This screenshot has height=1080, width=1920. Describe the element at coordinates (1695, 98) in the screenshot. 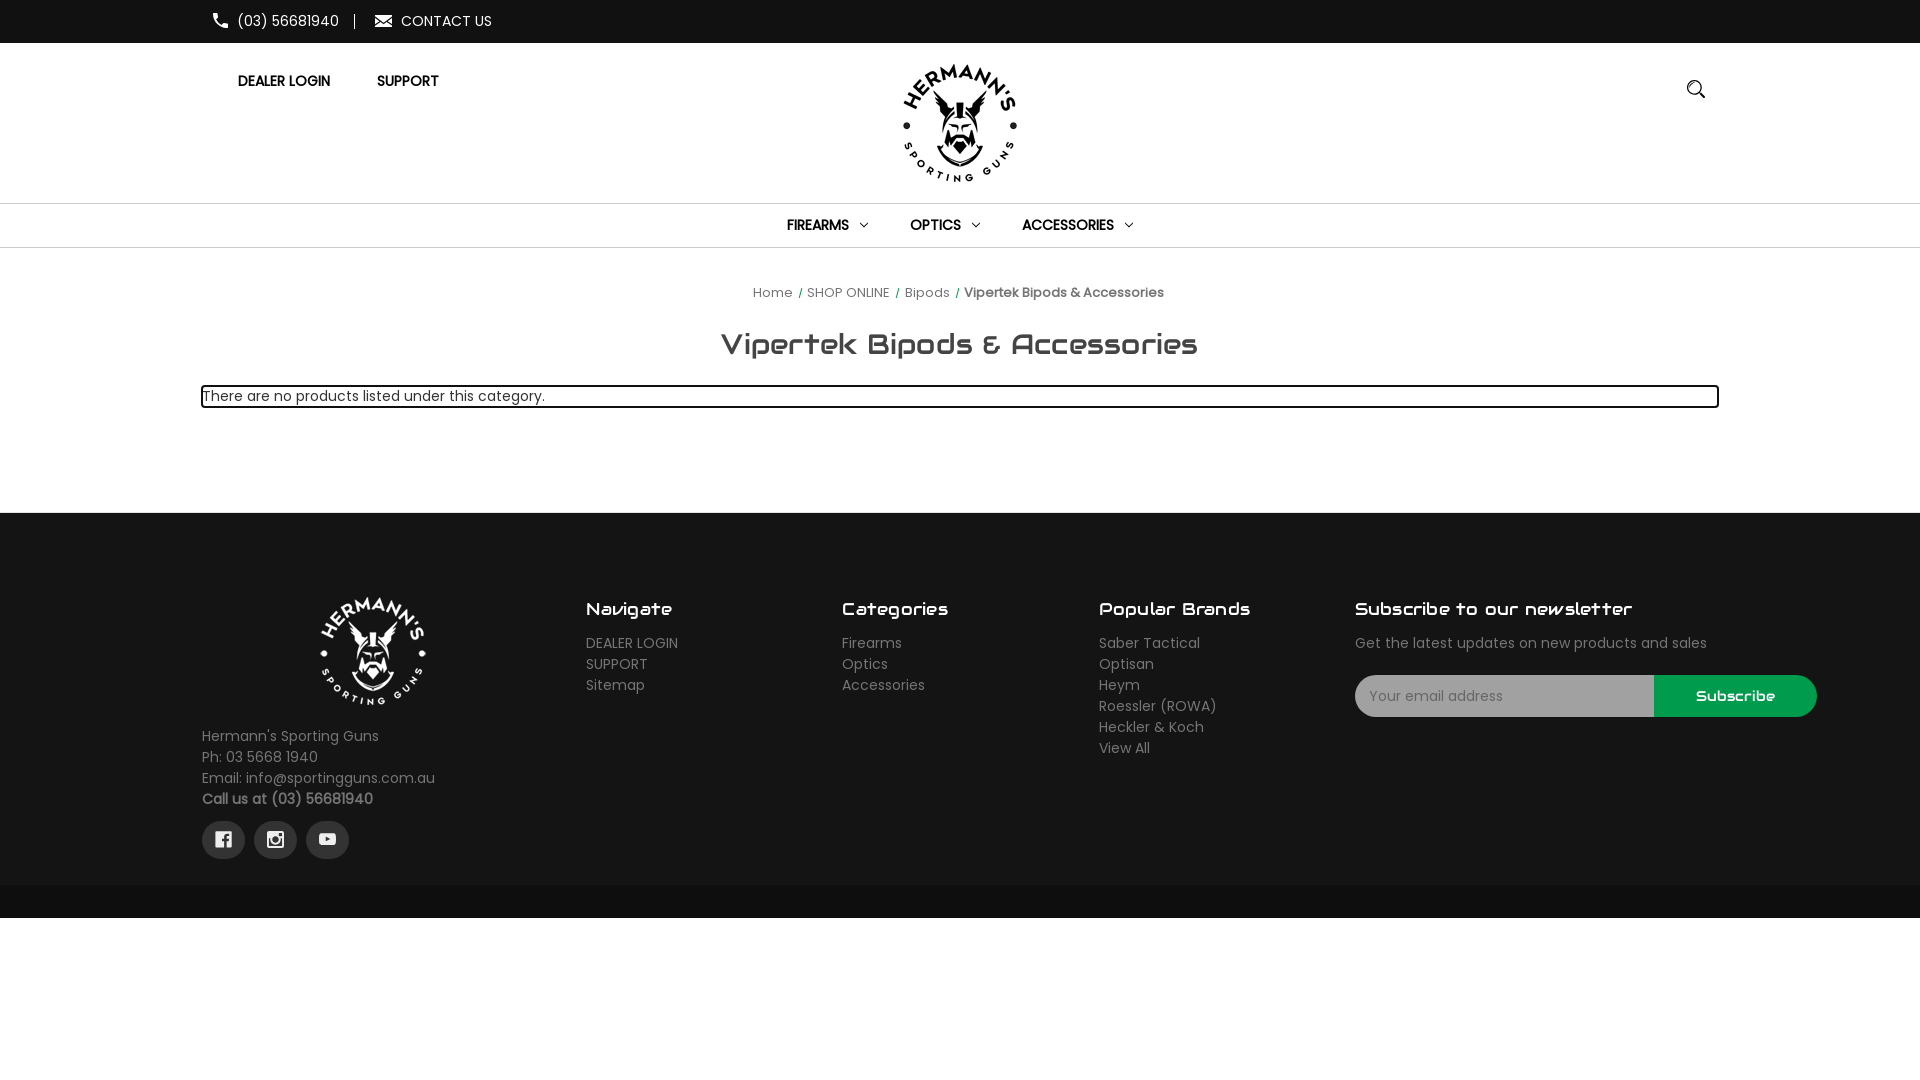

I see `'MAGNIFYING GLASS IMAGE LARGE RED CIRCLE WITH A BLACK BORDER'` at that location.